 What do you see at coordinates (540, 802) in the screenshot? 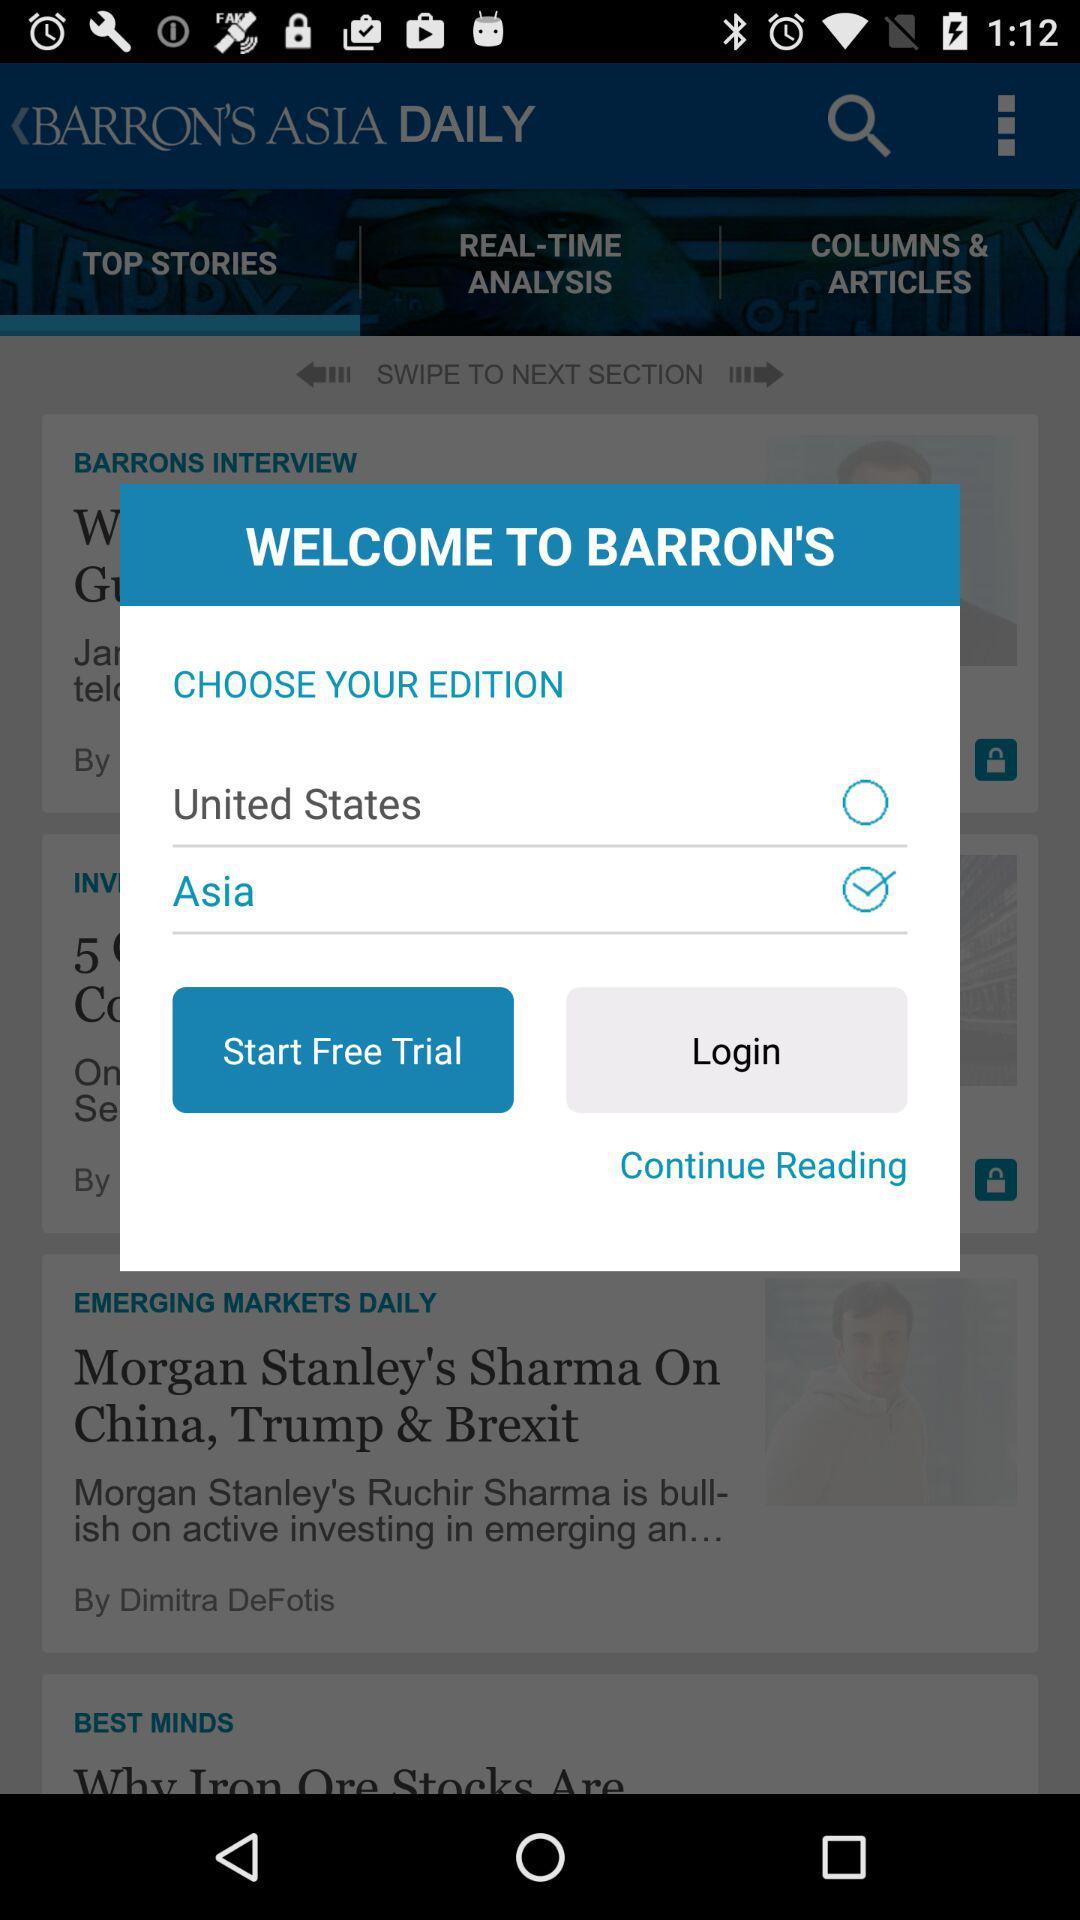
I see `the united states icon` at bounding box center [540, 802].